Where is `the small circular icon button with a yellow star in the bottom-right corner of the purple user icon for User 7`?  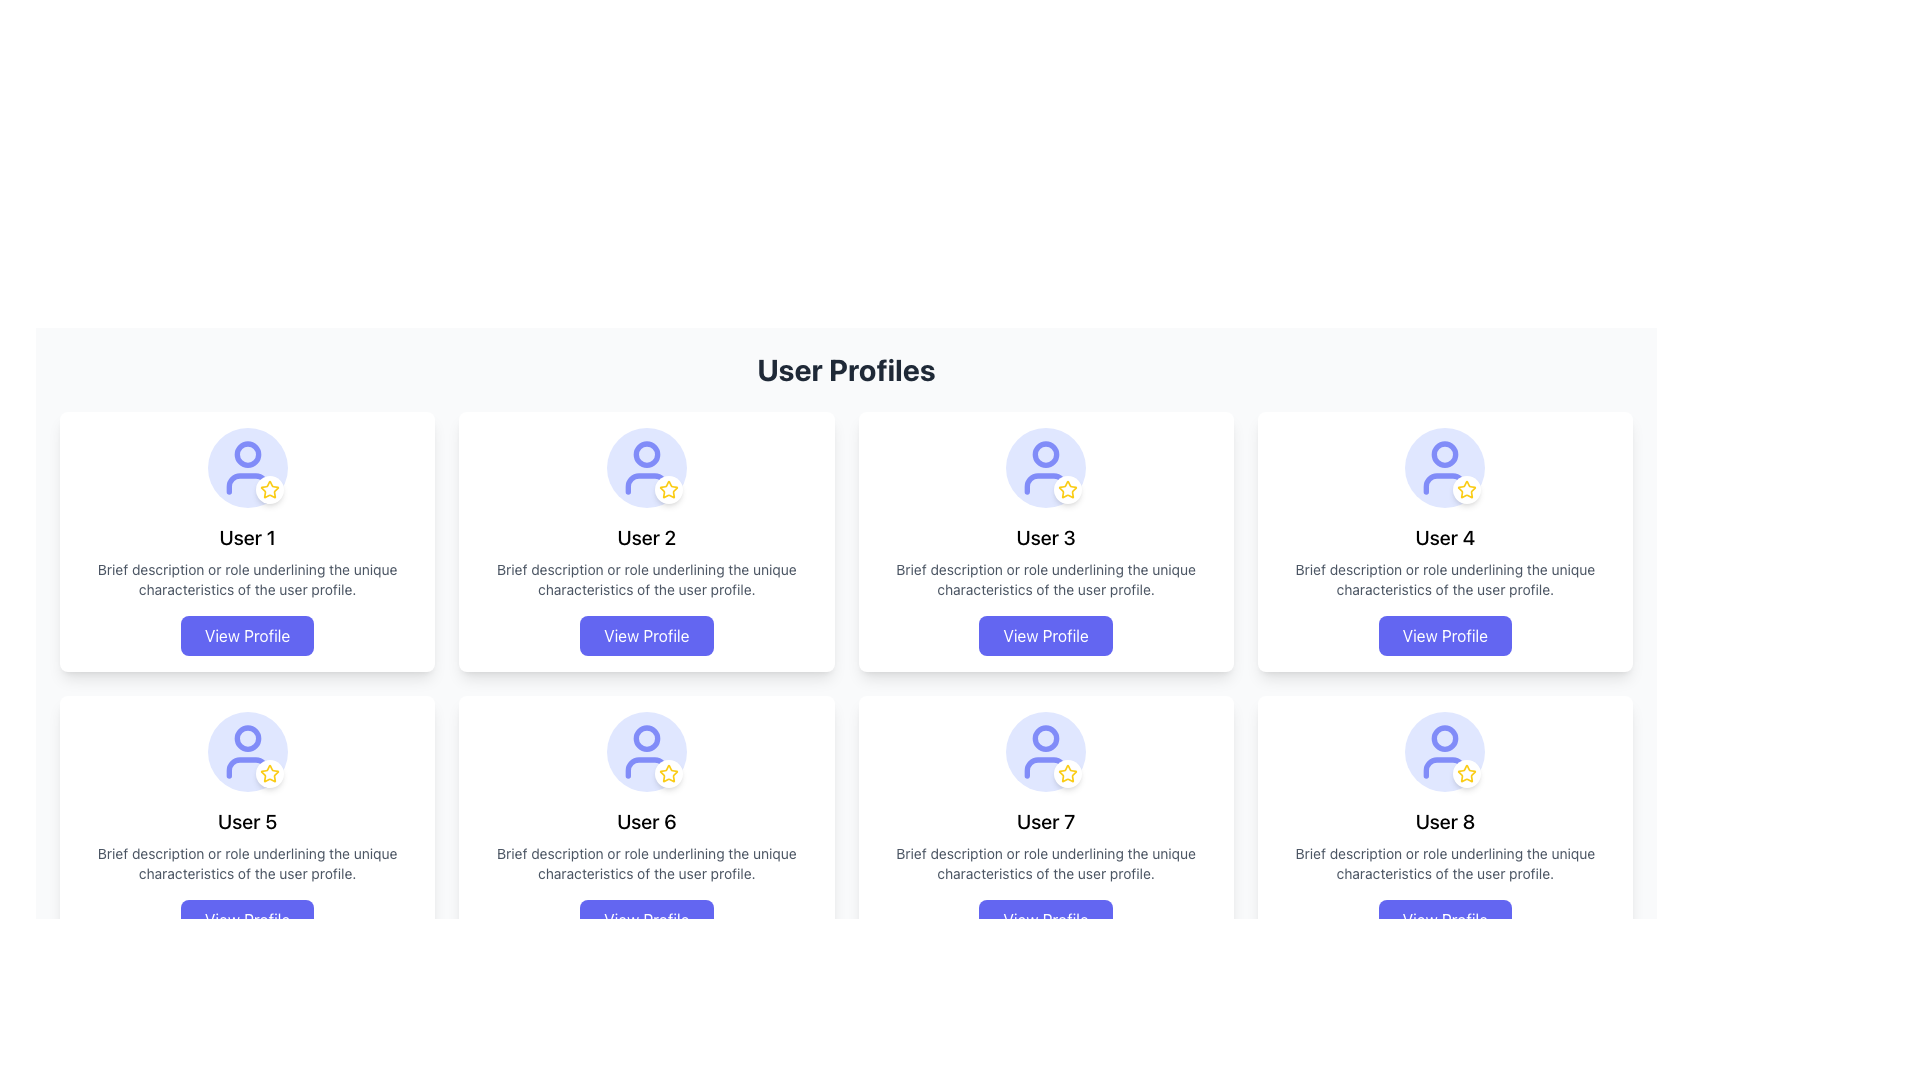 the small circular icon button with a yellow star in the bottom-right corner of the purple user icon for User 7 is located at coordinates (1067, 773).